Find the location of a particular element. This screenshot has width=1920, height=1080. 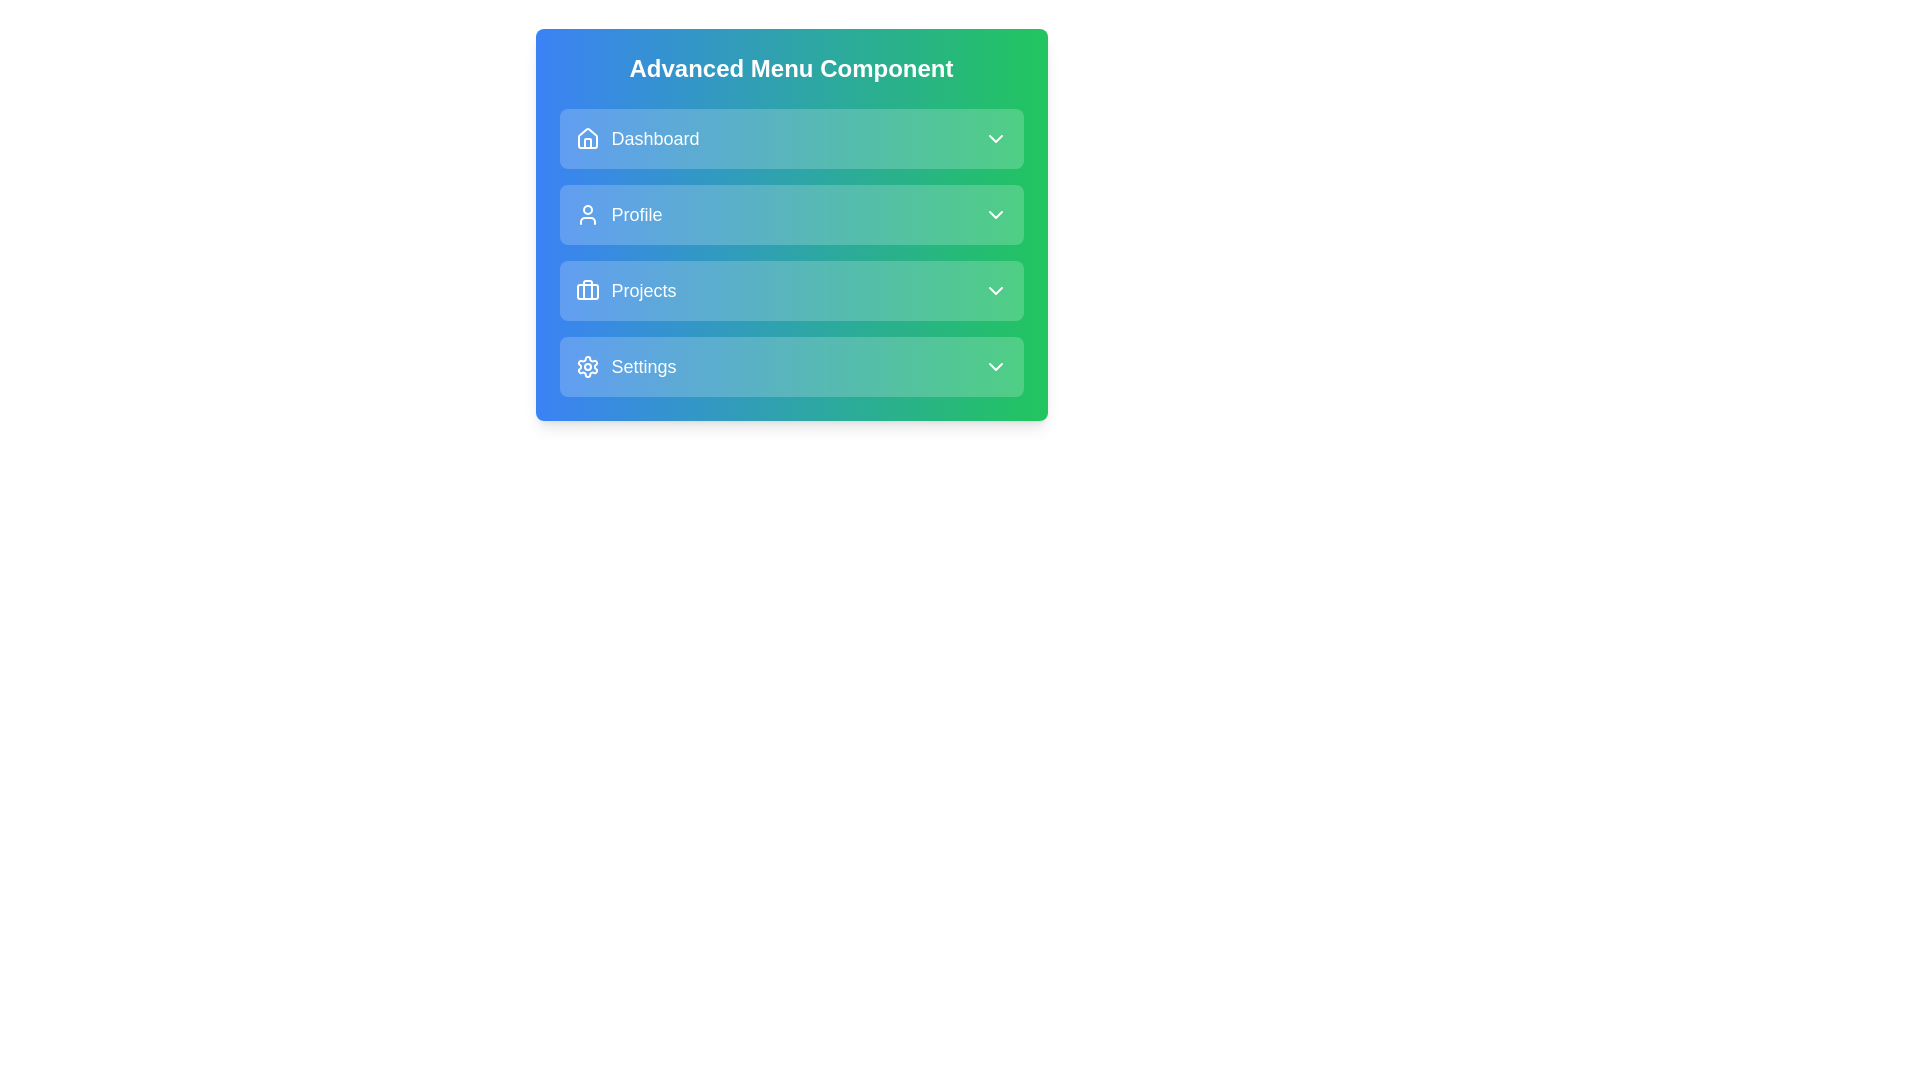

the 'Profile' menu option, which is the second item is located at coordinates (790, 215).